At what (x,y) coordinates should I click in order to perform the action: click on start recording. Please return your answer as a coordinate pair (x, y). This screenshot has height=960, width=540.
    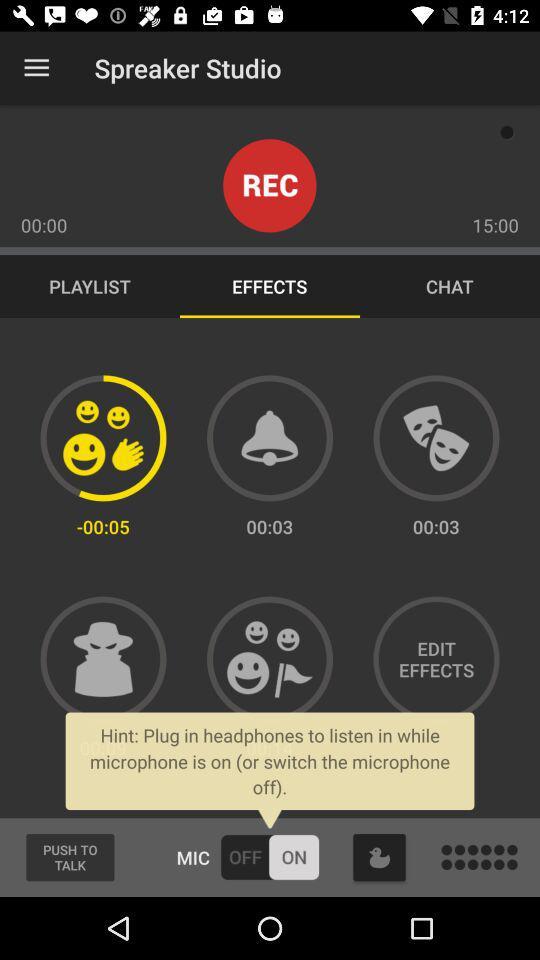
    Looking at the image, I should click on (269, 185).